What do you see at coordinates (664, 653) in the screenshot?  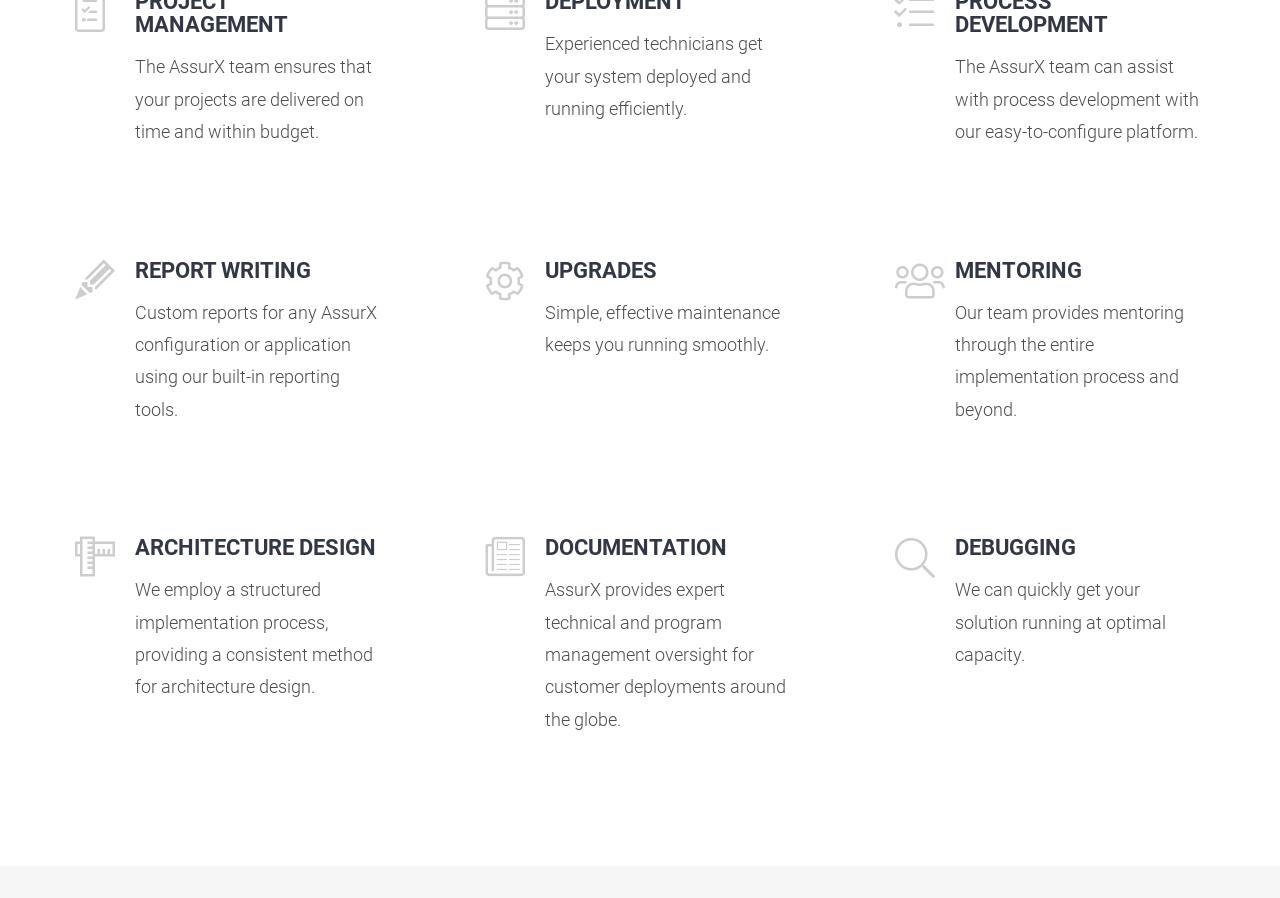 I see `'AssurX provides expert technical and program management oversight for customer deployments around the globe.'` at bounding box center [664, 653].